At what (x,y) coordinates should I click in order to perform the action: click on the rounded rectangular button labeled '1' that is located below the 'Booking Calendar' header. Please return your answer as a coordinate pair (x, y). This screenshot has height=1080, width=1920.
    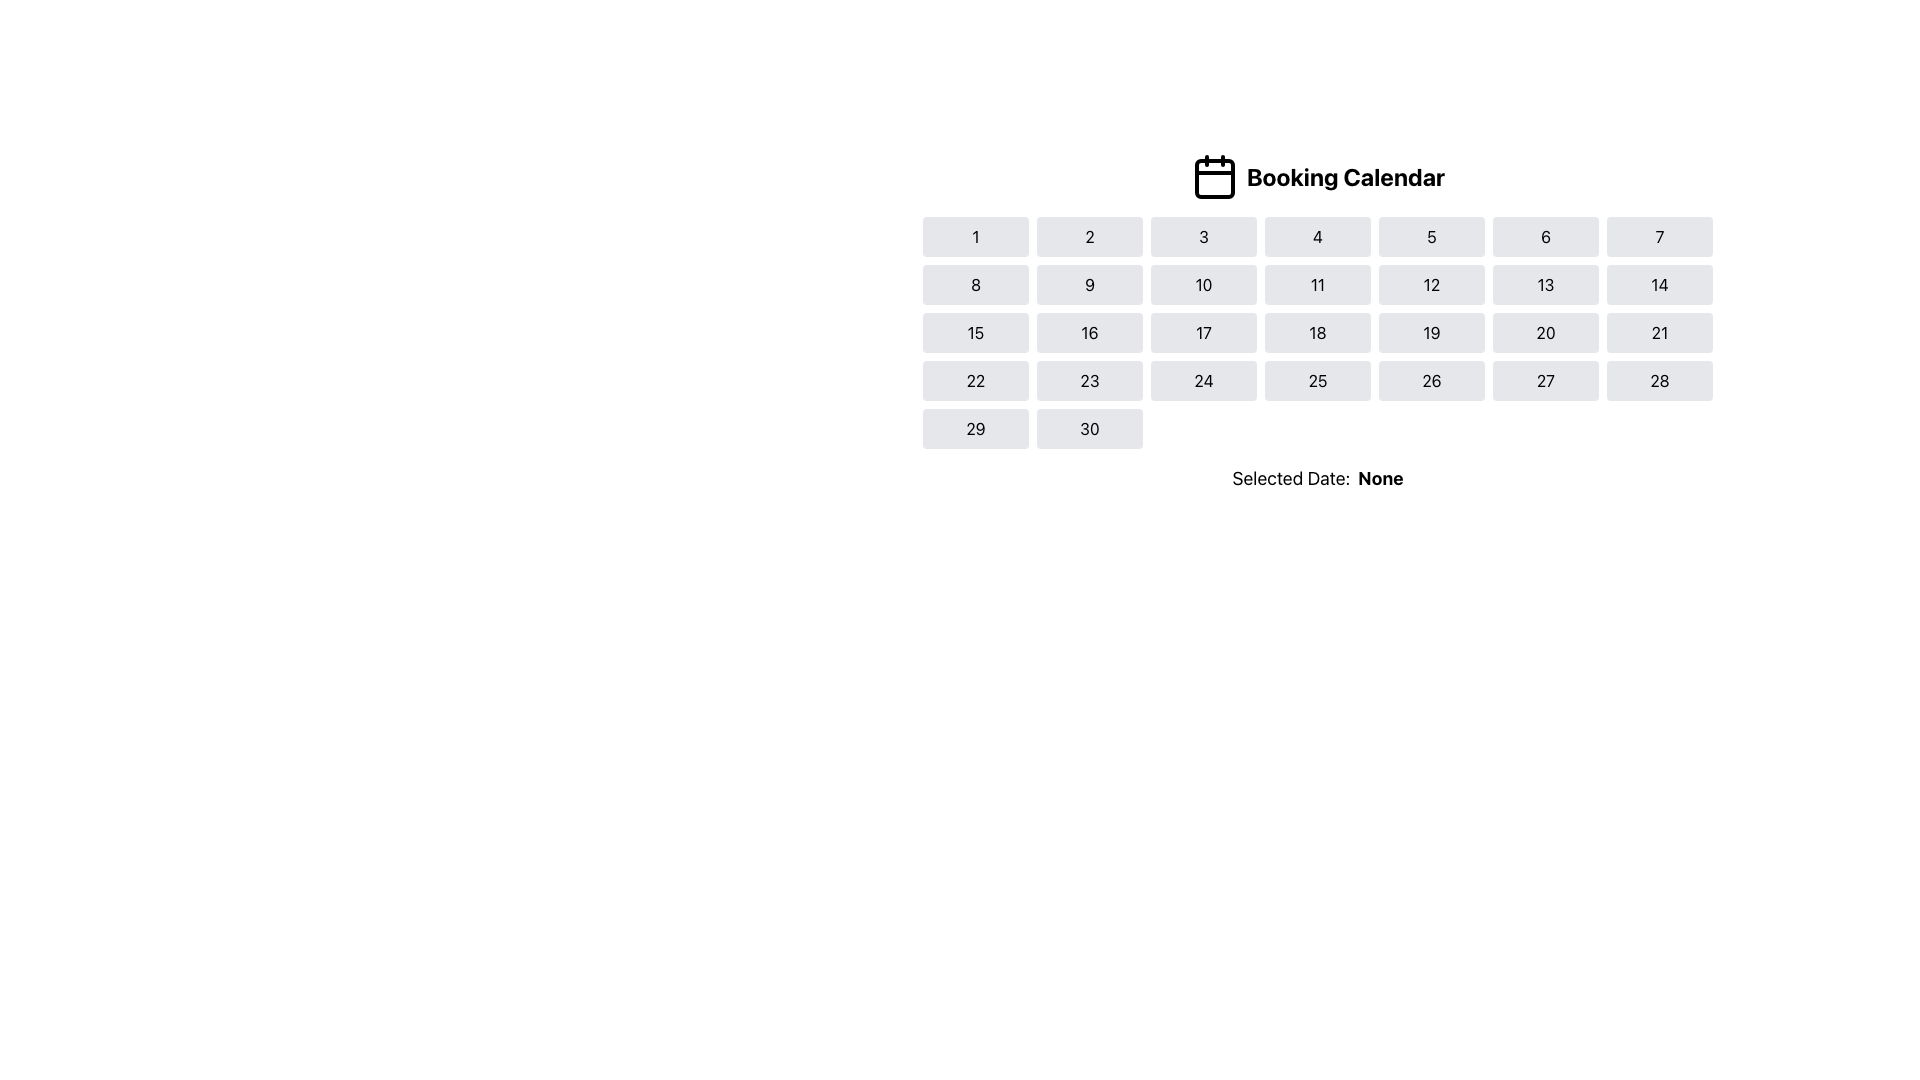
    Looking at the image, I should click on (975, 235).